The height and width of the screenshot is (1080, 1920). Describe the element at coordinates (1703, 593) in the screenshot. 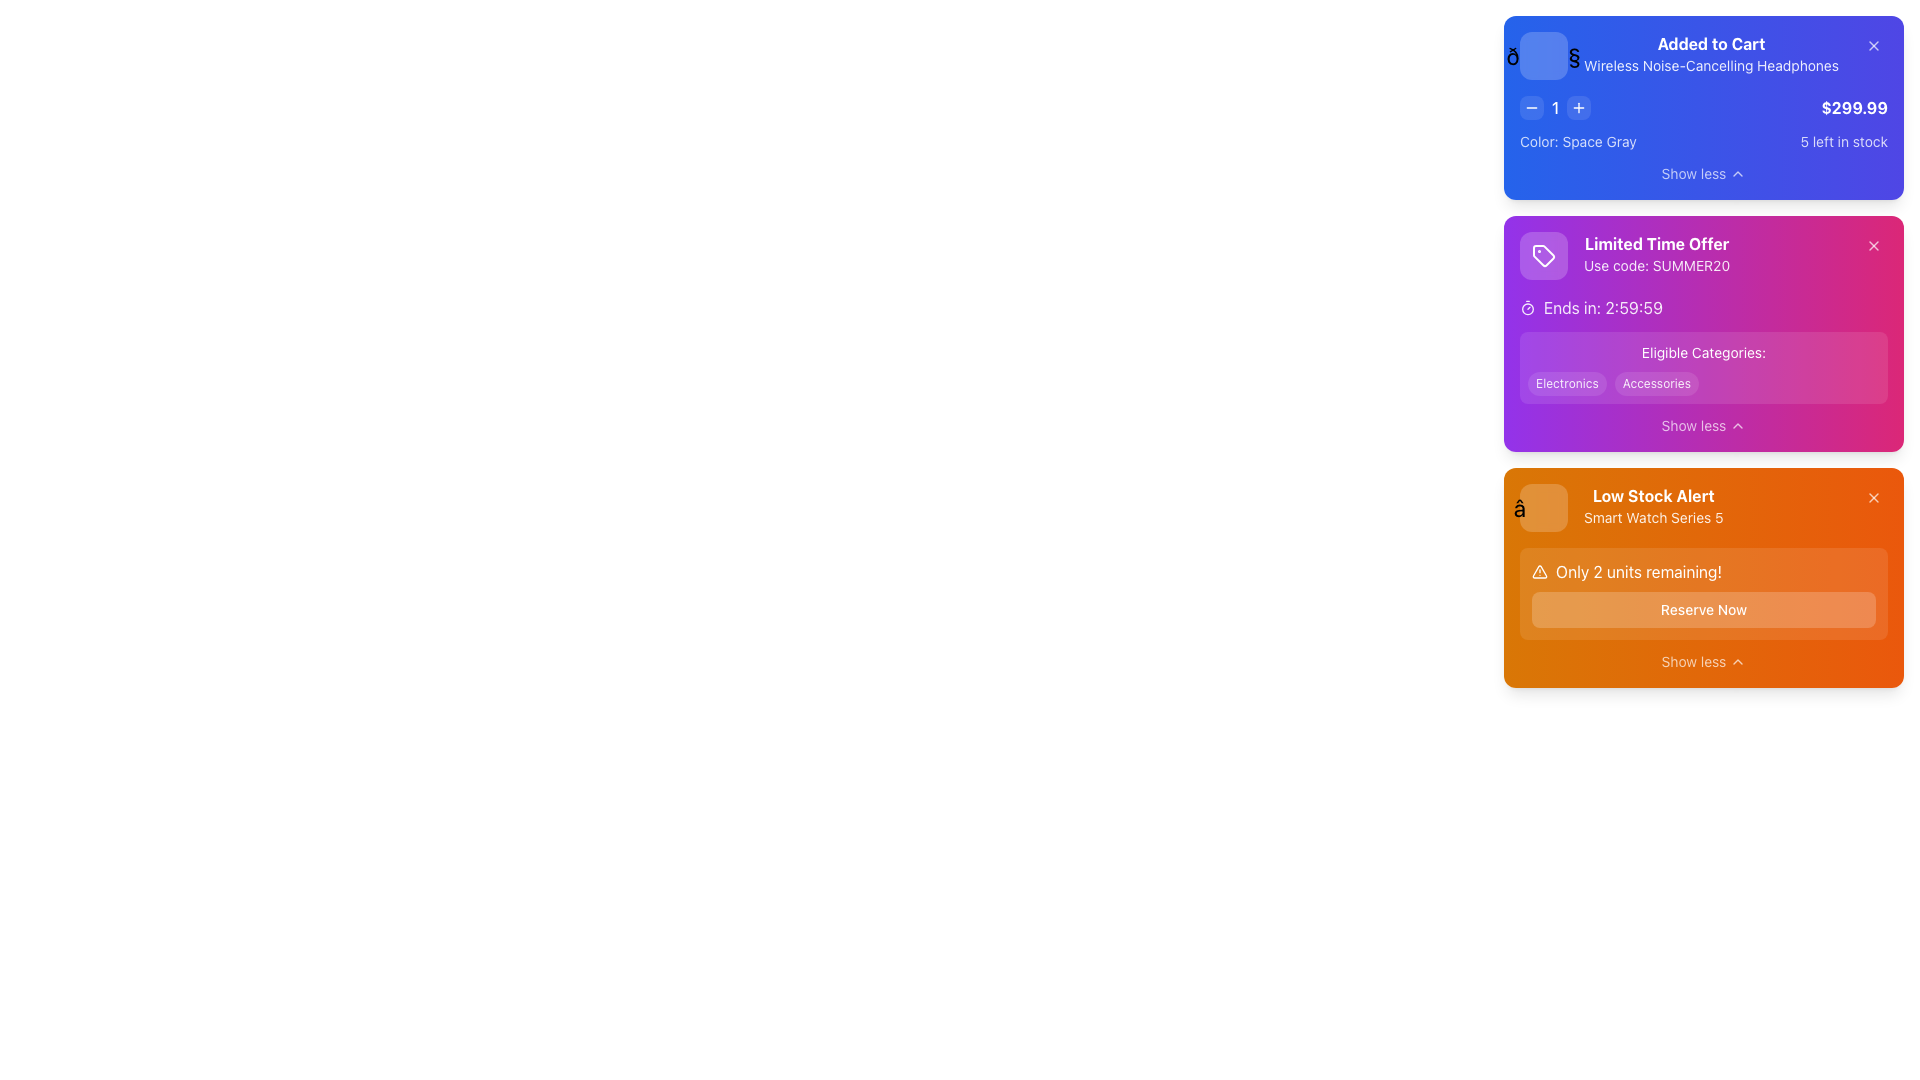

I see `the 'Reserve Now' button in the 'Low Stock Alert' section, which is styled with a light orange background and white text, to change its style` at that location.